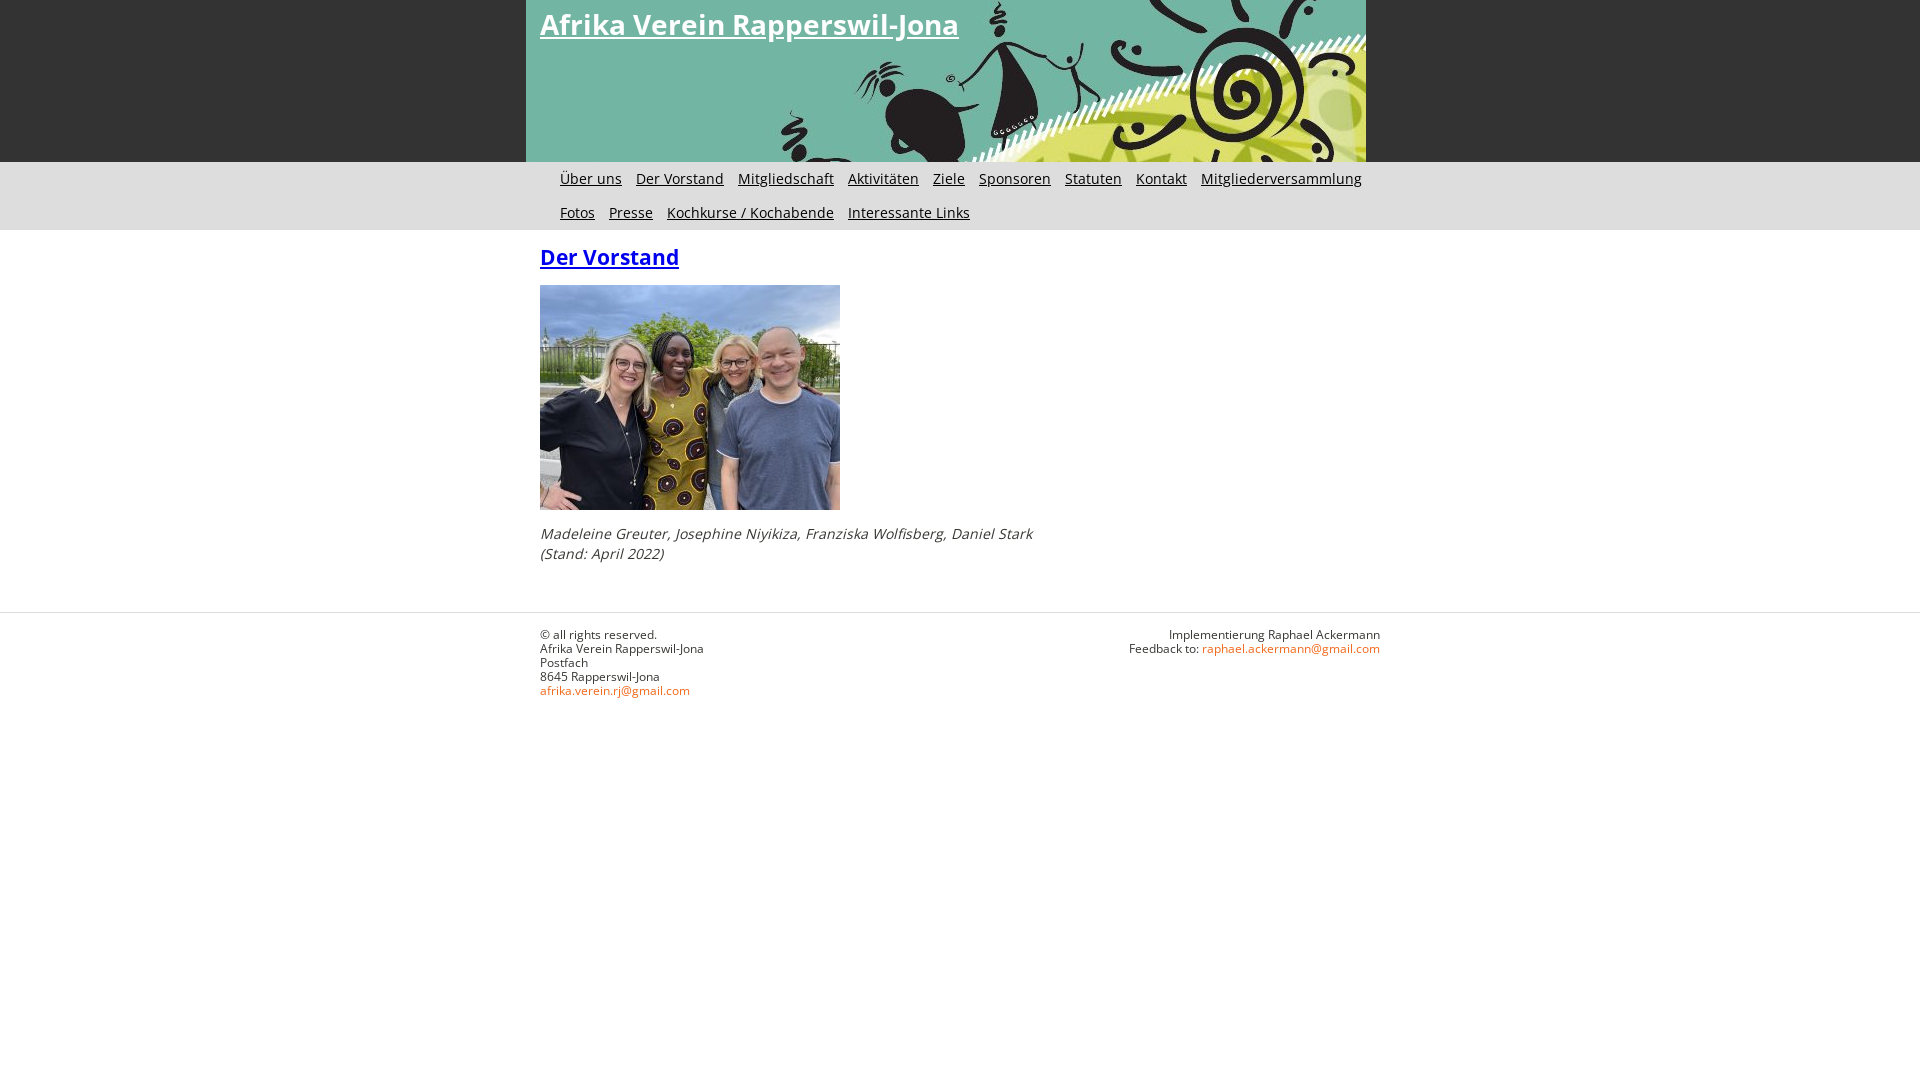 The height and width of the screenshot is (1080, 1920). Describe the element at coordinates (629, 212) in the screenshot. I see `'Presse'` at that location.